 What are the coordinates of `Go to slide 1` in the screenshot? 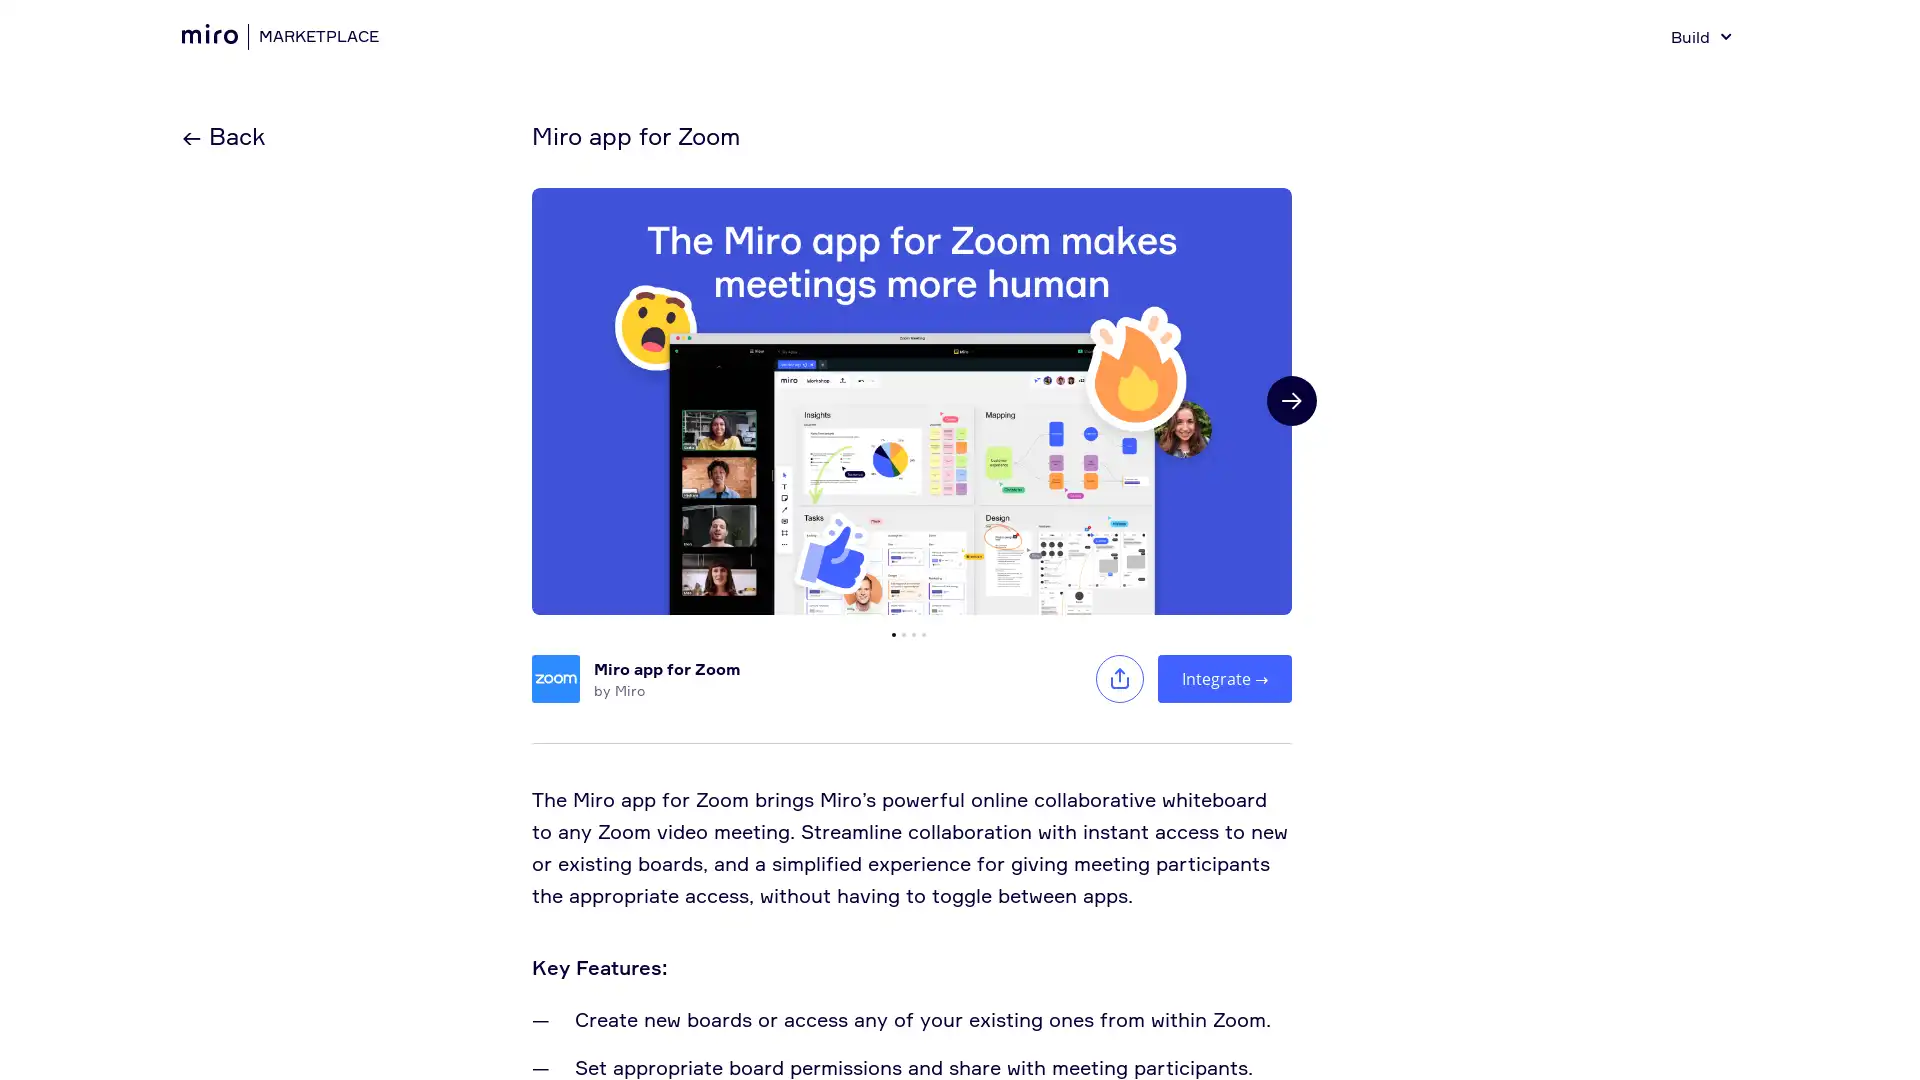 It's located at (892, 633).